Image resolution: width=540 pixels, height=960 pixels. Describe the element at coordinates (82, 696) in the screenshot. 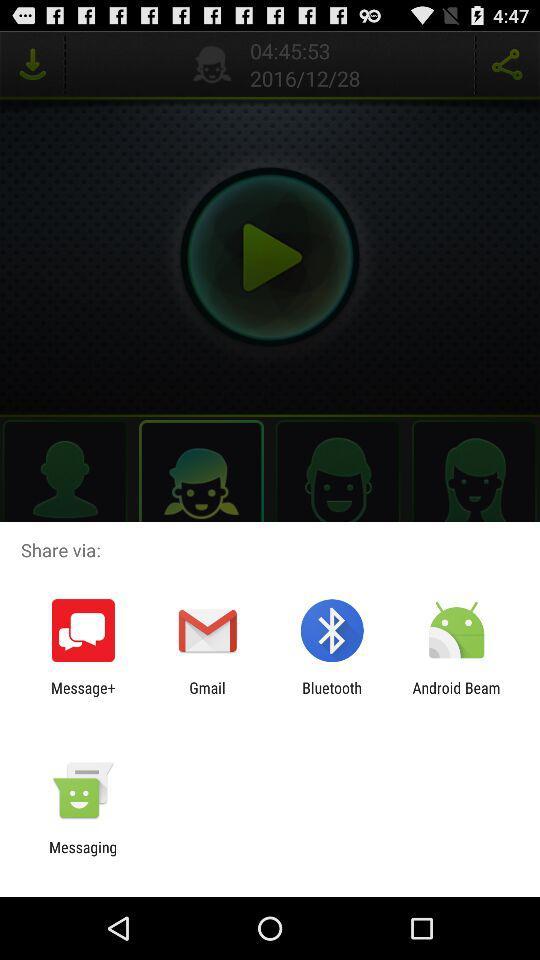

I see `app to the left of gmail` at that location.